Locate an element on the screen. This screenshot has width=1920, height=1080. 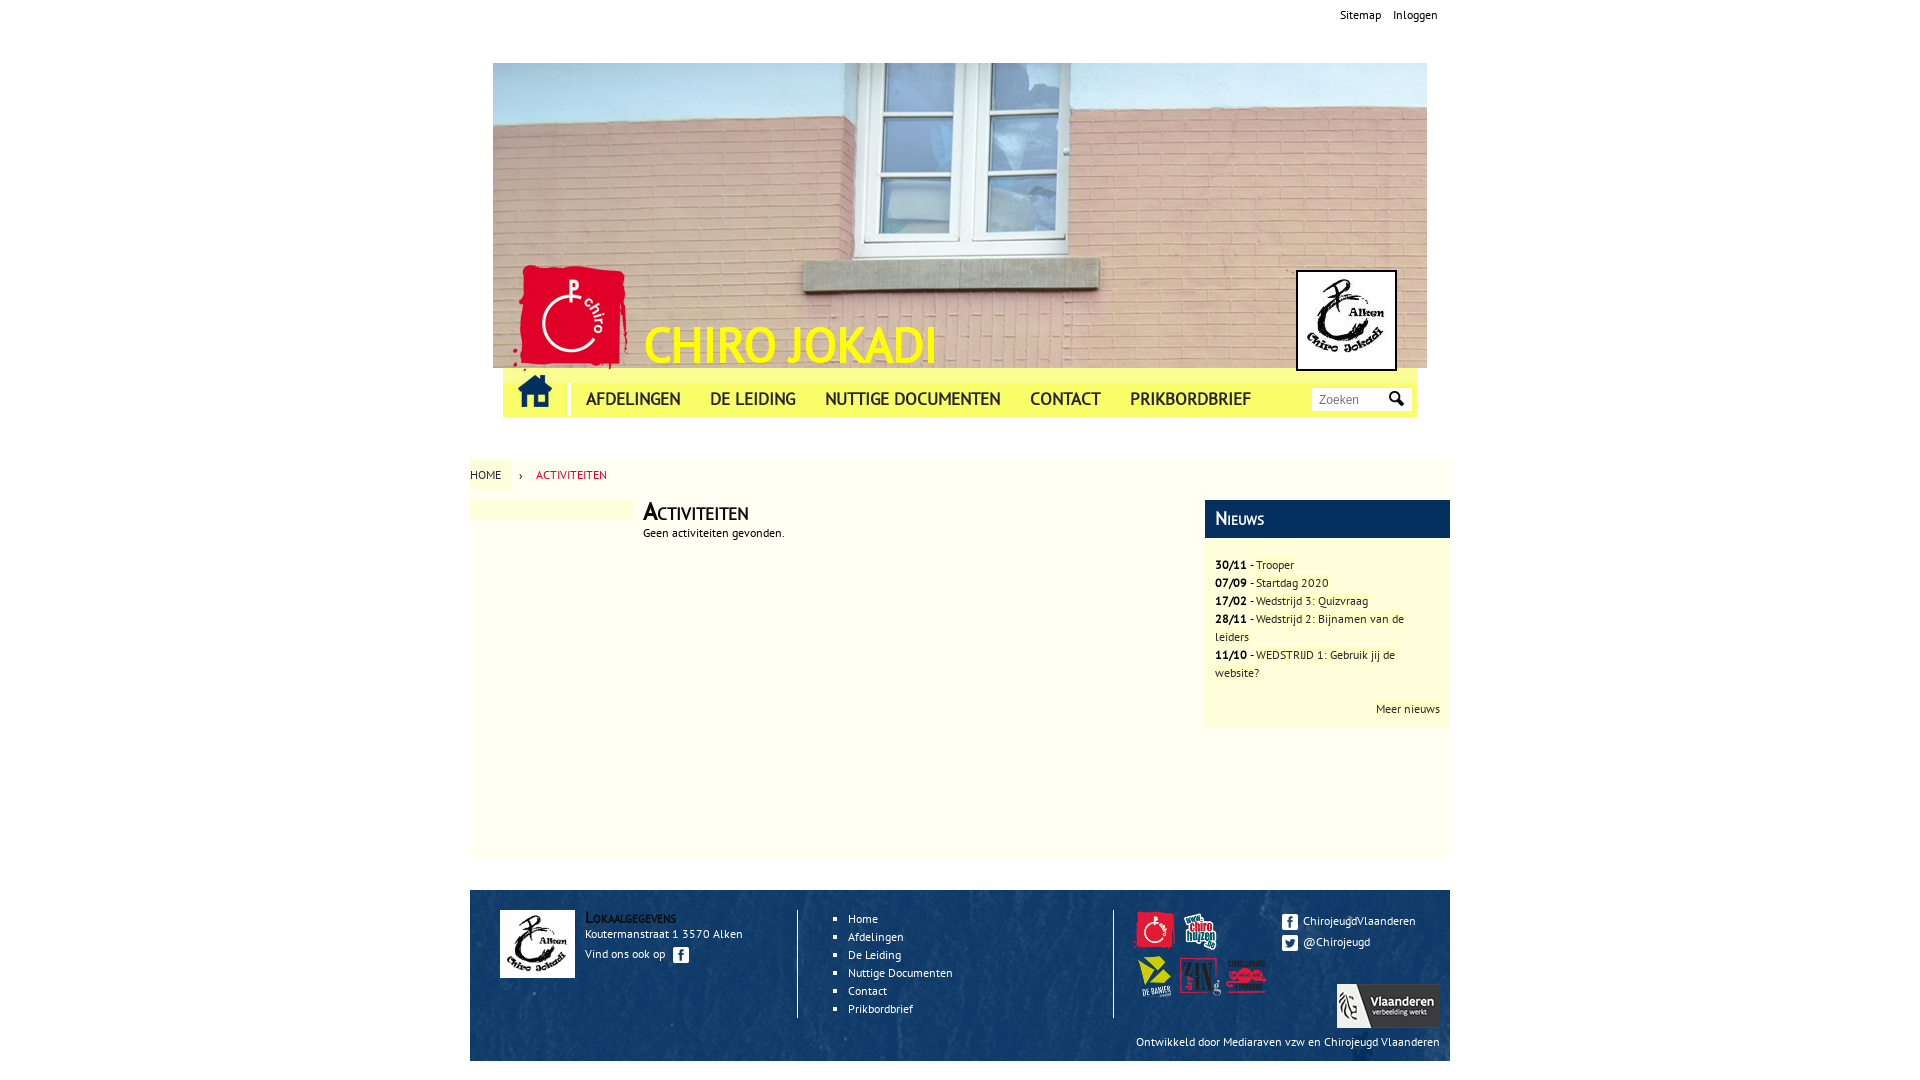
'HOME' is located at coordinates (490, 474).